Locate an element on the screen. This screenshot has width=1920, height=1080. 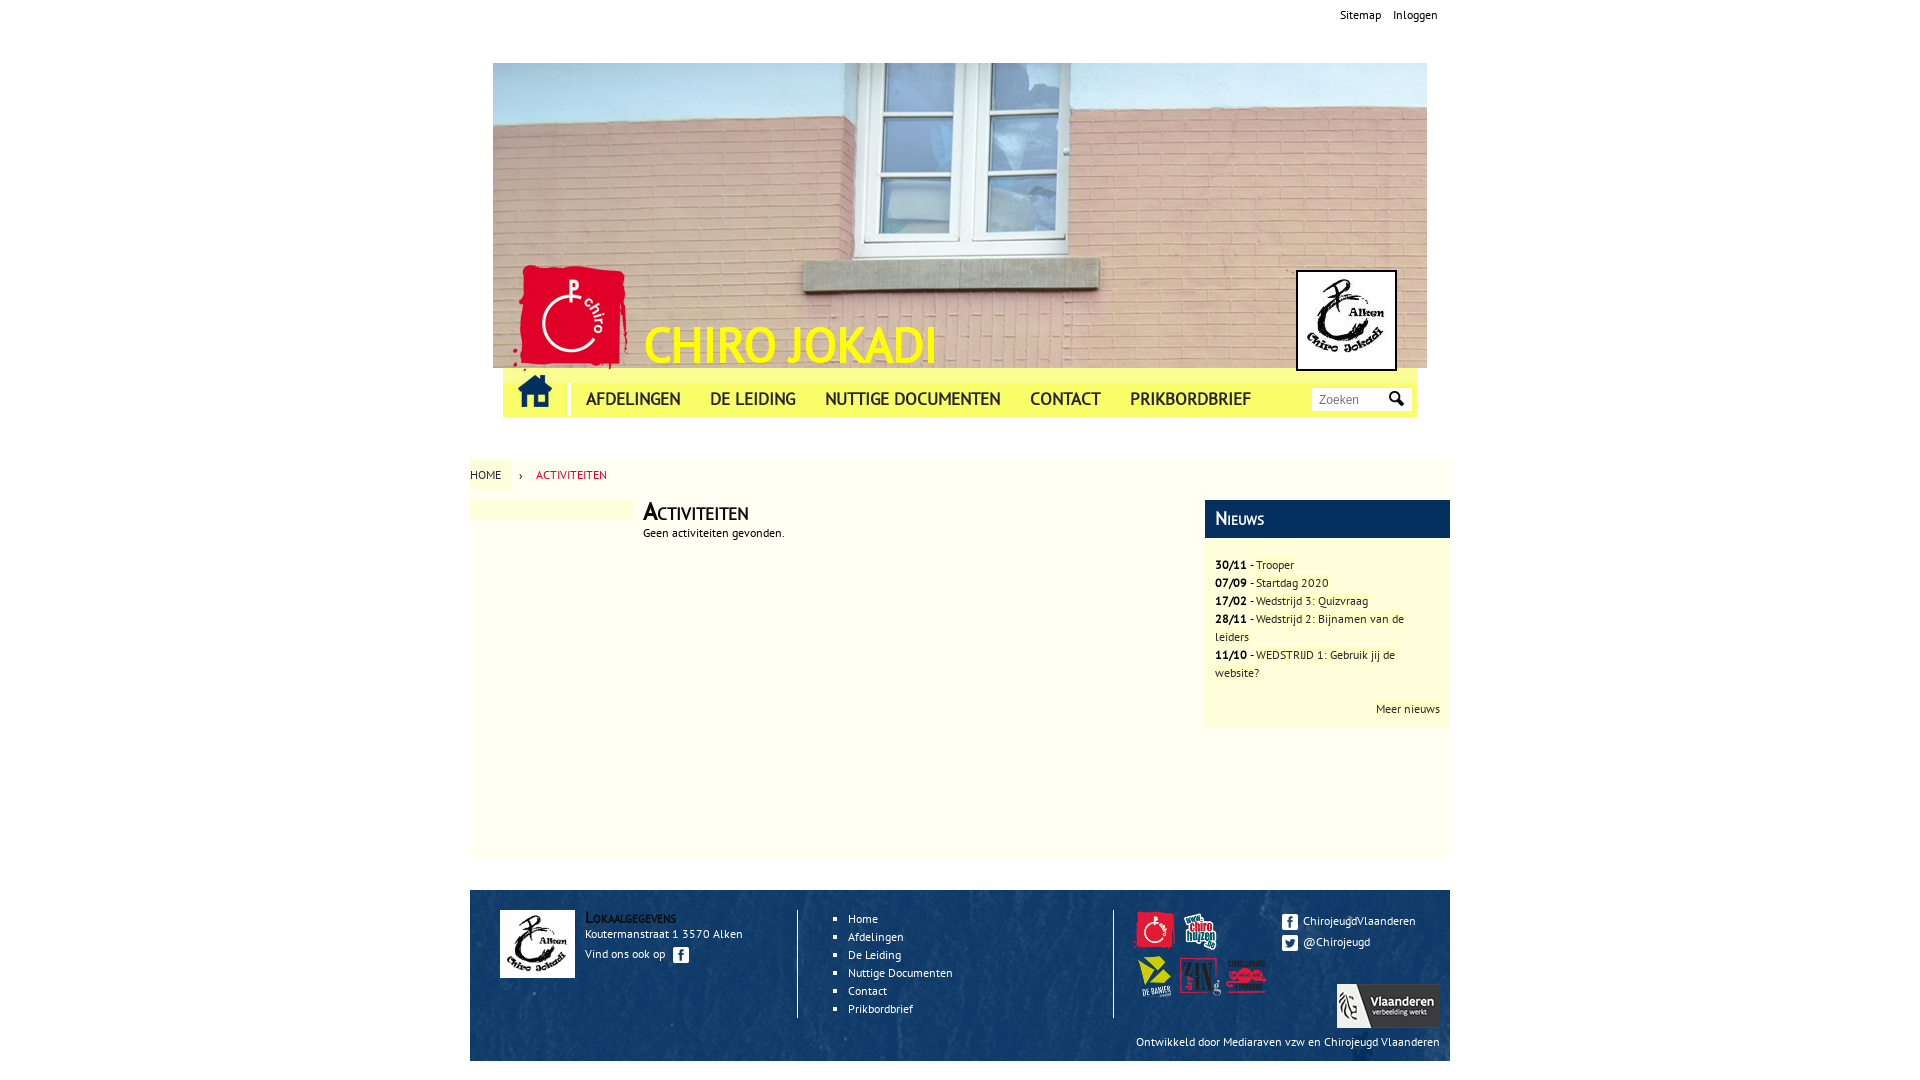
'HOME' is located at coordinates (490, 474).